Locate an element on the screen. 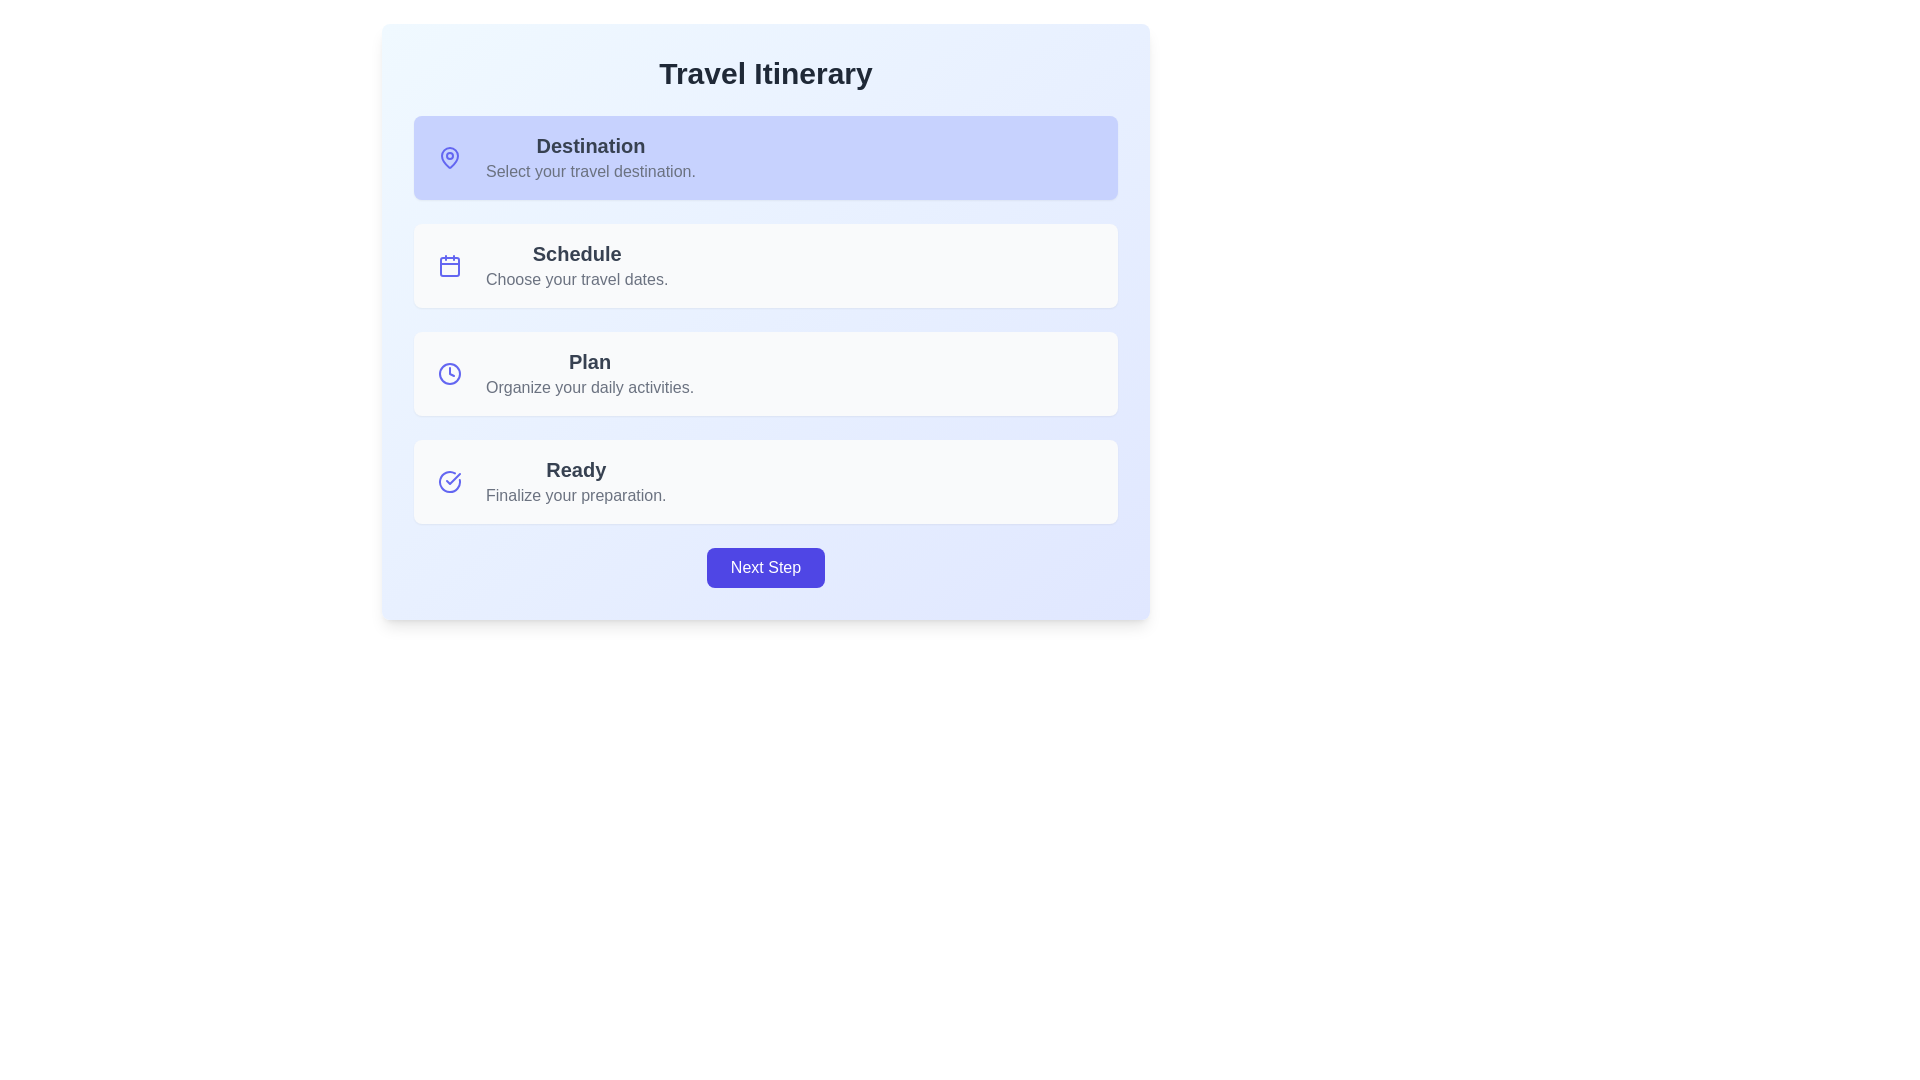 The height and width of the screenshot is (1080, 1920). the static text label that instructs the user to select their travel destination, located directly beneath the 'Destination' title in a highlighted section is located at coordinates (589, 171).